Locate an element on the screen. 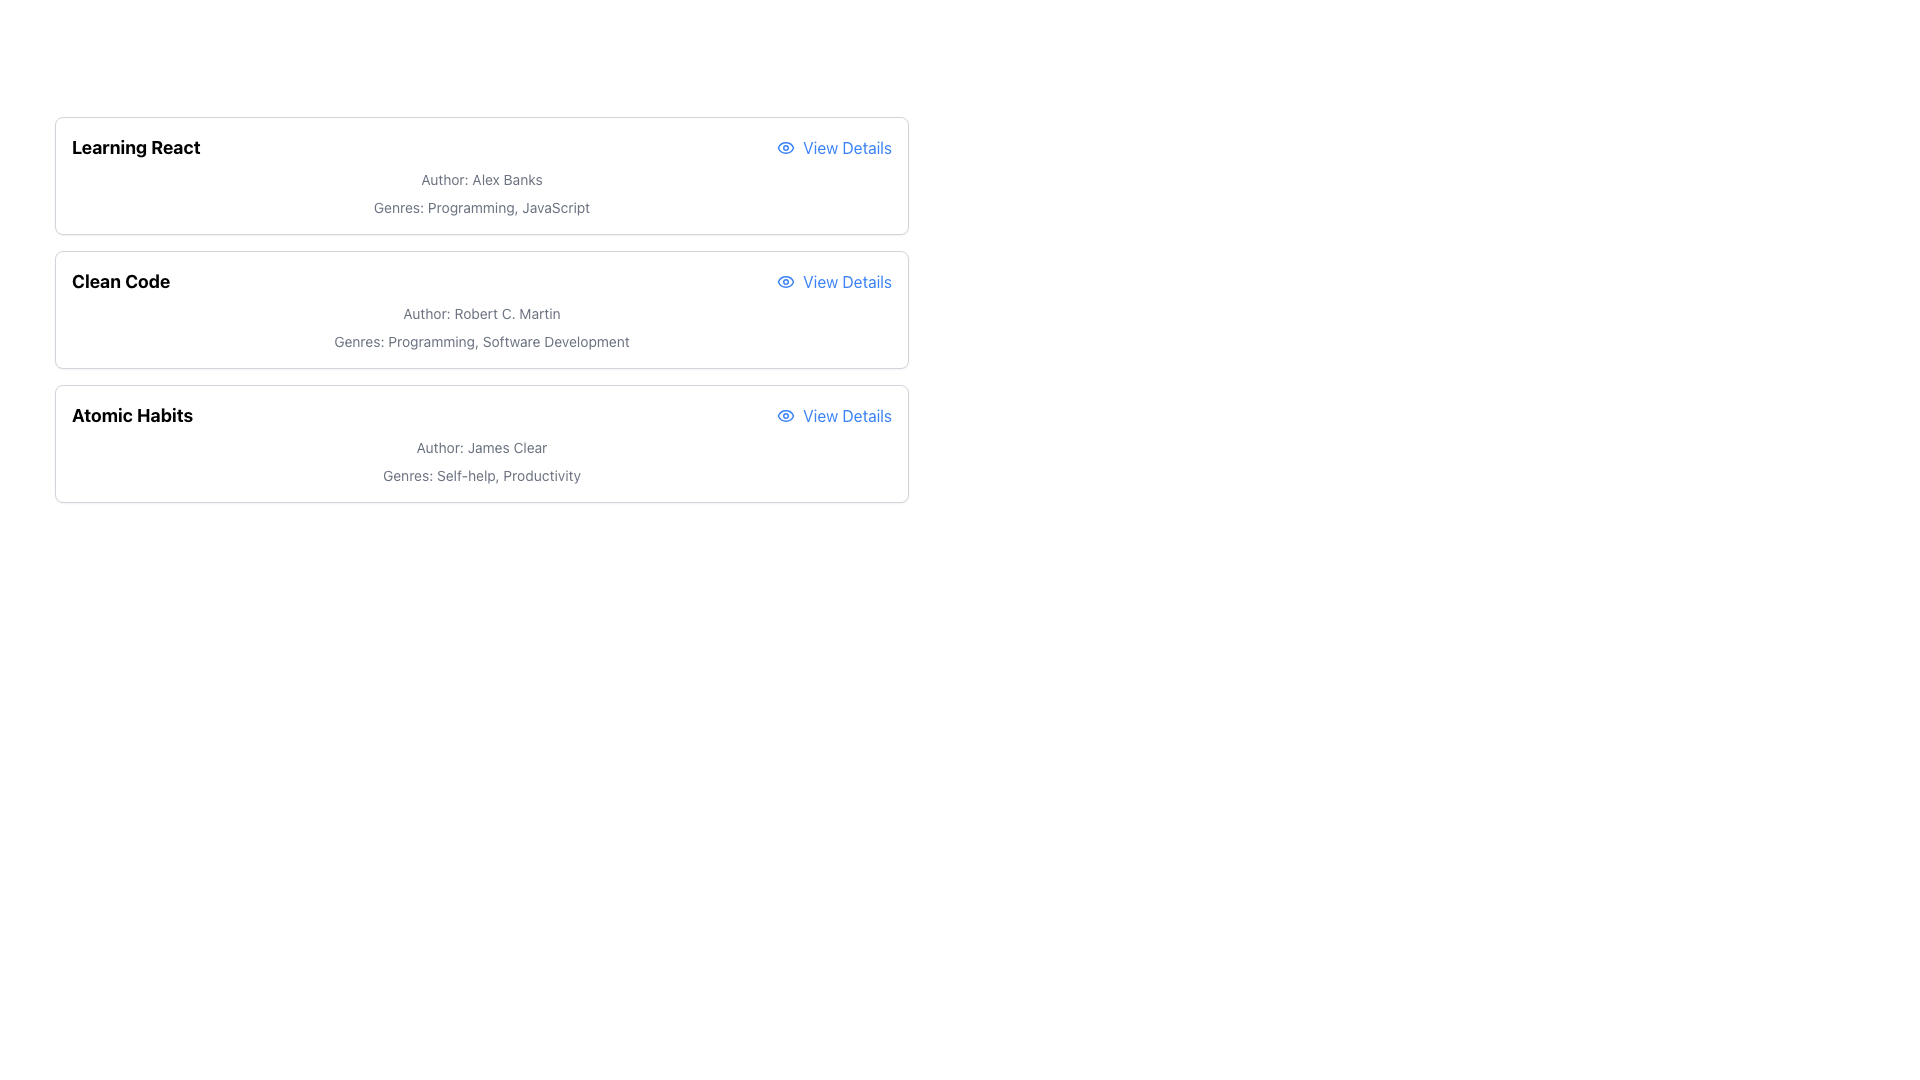 This screenshot has width=1920, height=1080. the text element displaying 'Genres: Self-help, Productivity' which is located below the author information 'Author: James Clear' in the third section of the book cards is located at coordinates (481, 475).